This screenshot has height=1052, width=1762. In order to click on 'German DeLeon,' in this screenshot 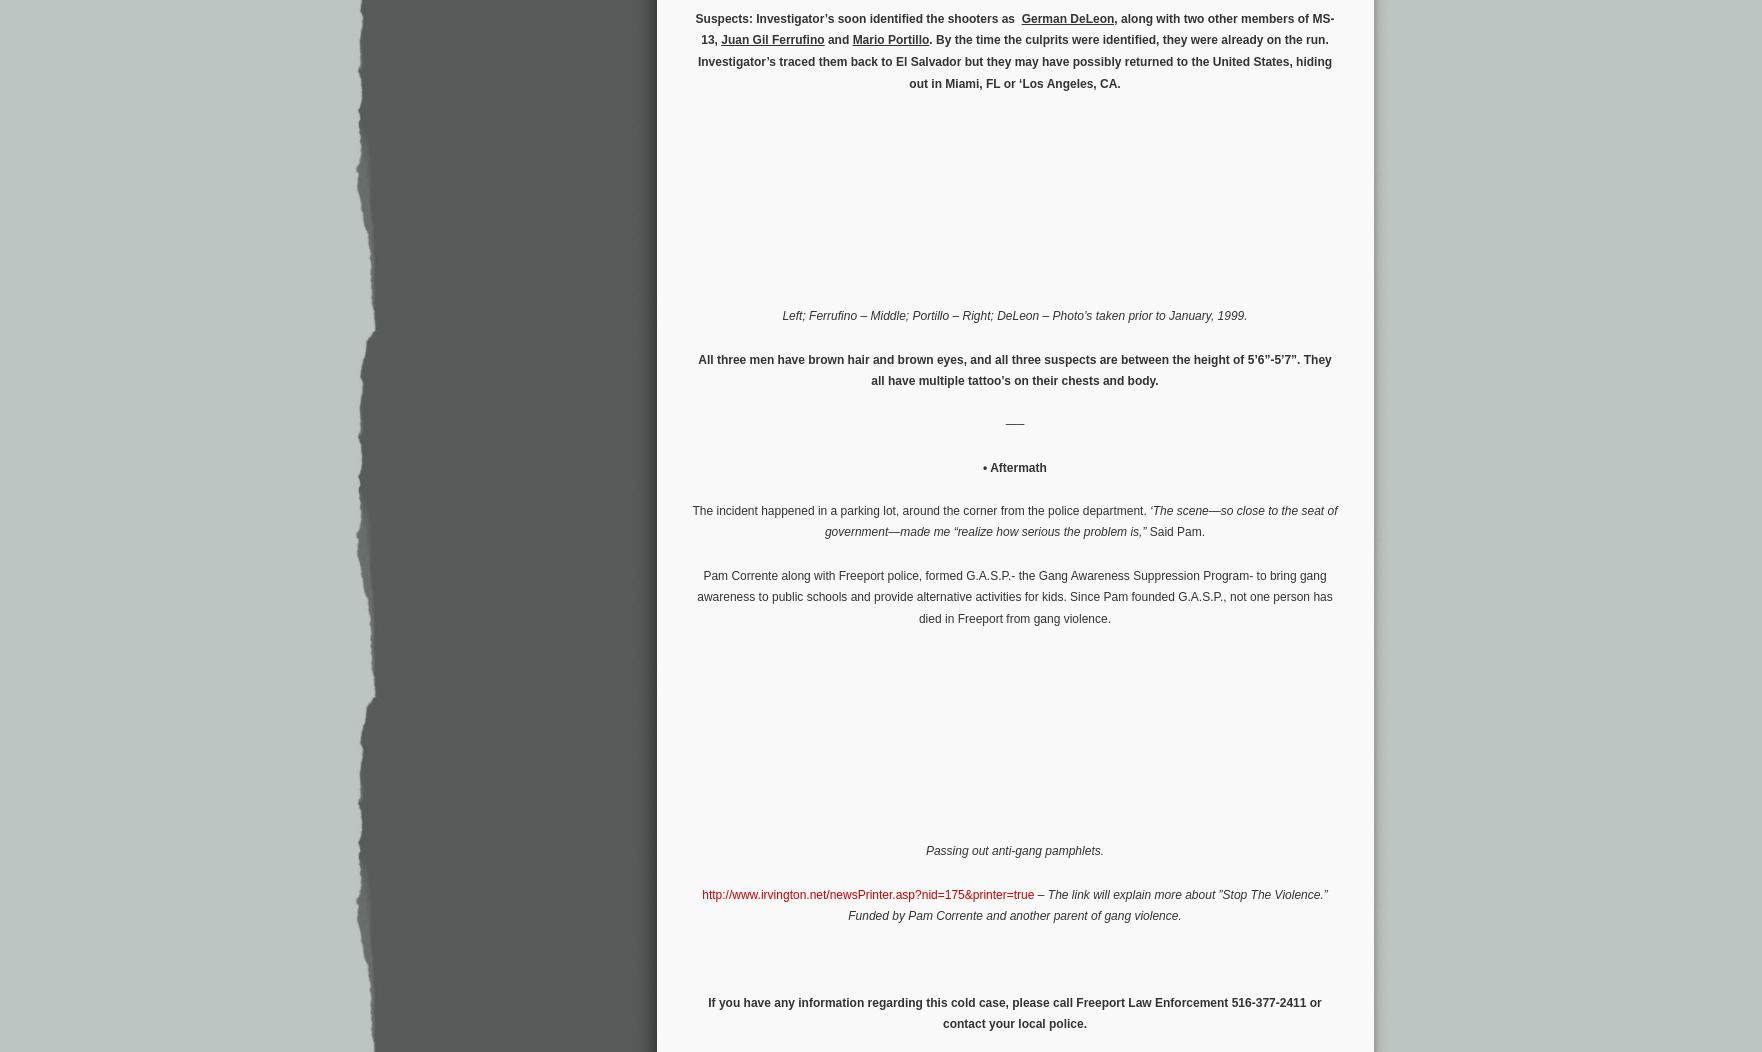, I will do `click(1069, 17)`.